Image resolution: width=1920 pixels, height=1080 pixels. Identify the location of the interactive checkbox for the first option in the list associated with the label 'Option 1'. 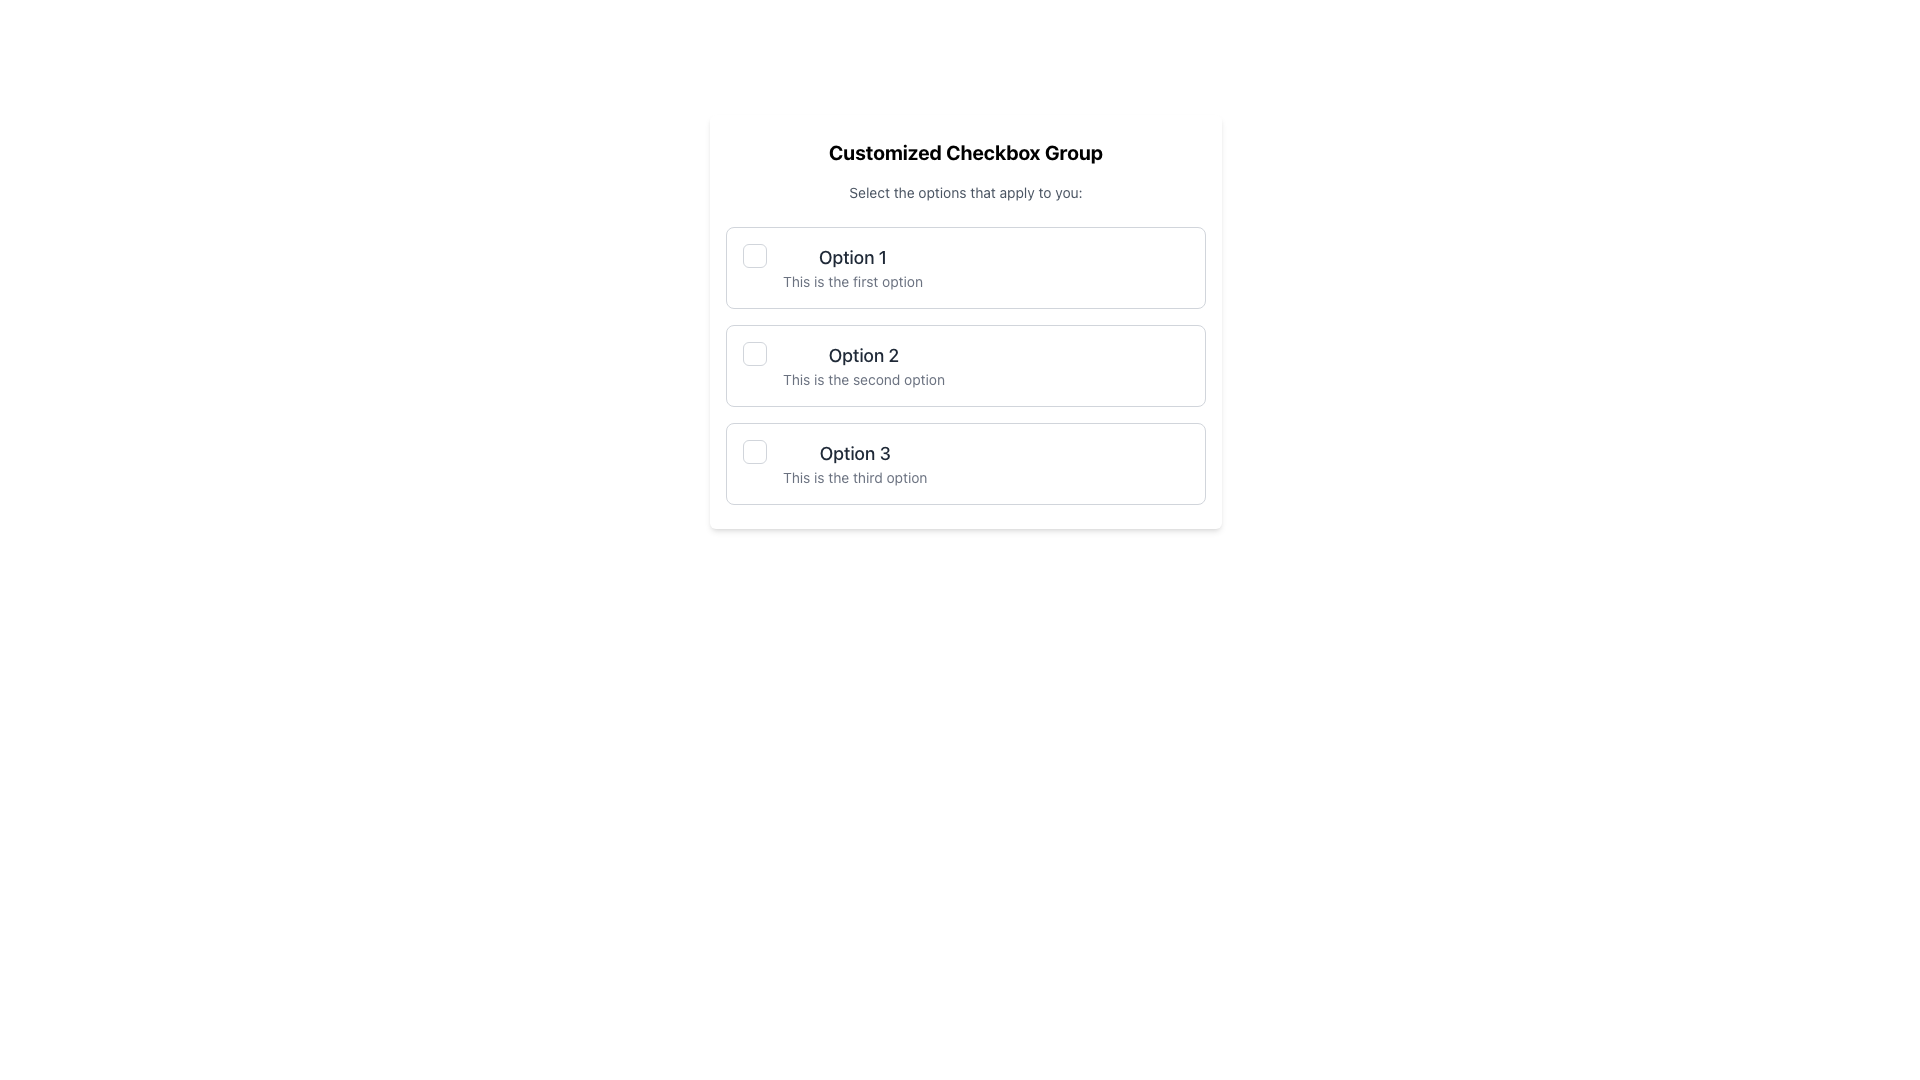
(753, 254).